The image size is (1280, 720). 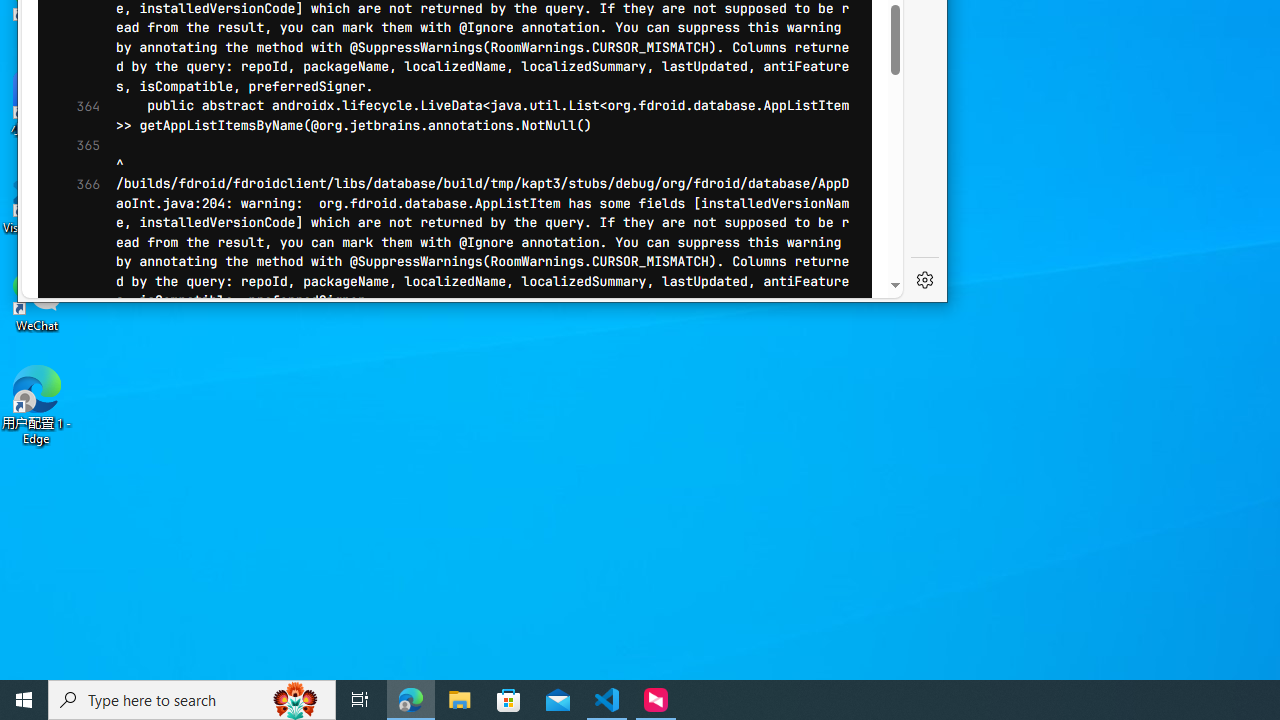 I want to click on 'Search highlights icon opens search home window', so click(x=294, y=698).